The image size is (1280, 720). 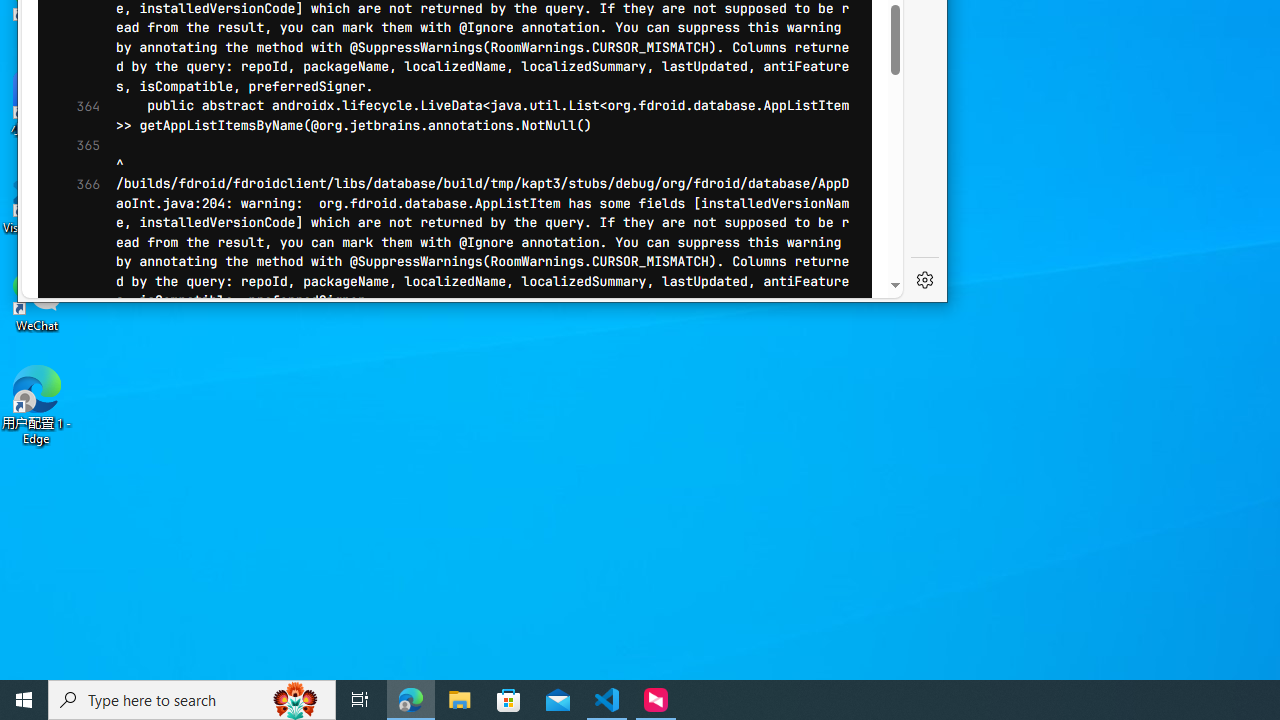 I want to click on 'Search highlights icon opens search home window', so click(x=294, y=698).